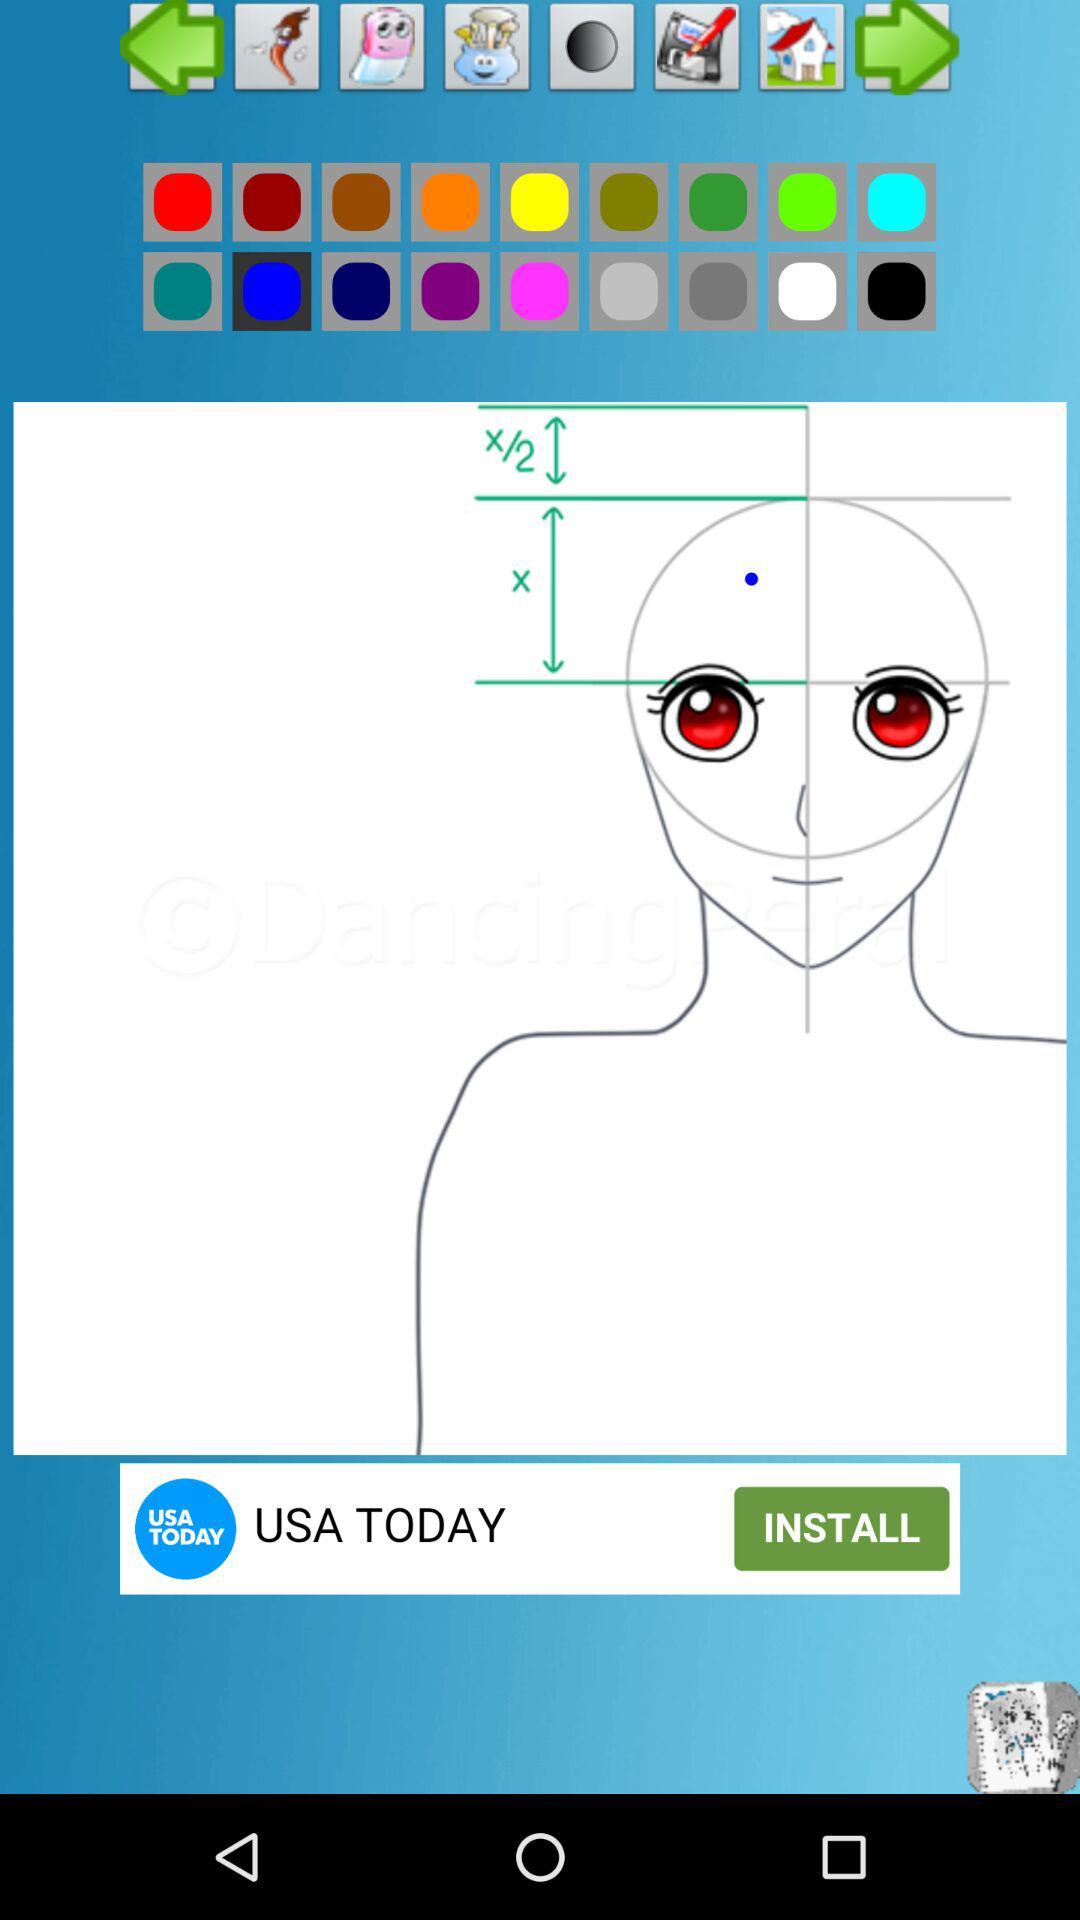 The image size is (1080, 1920). I want to click on previous page, so click(171, 52).